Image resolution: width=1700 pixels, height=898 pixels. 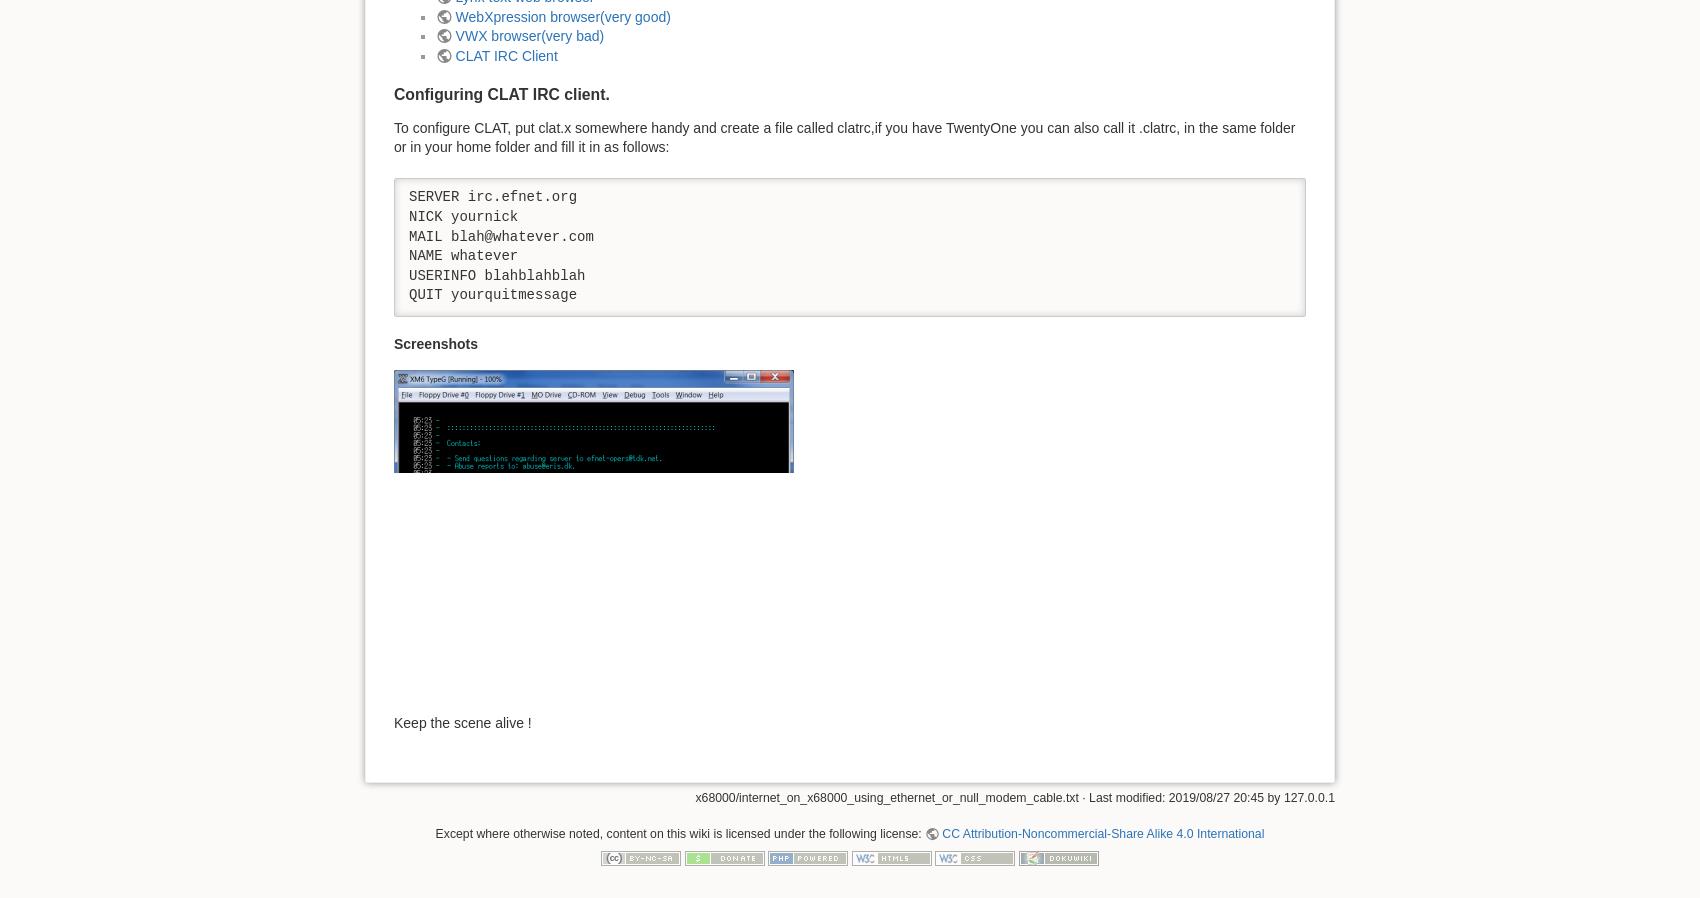 I want to click on 'CLAT IRC Client', so click(x=454, y=53).